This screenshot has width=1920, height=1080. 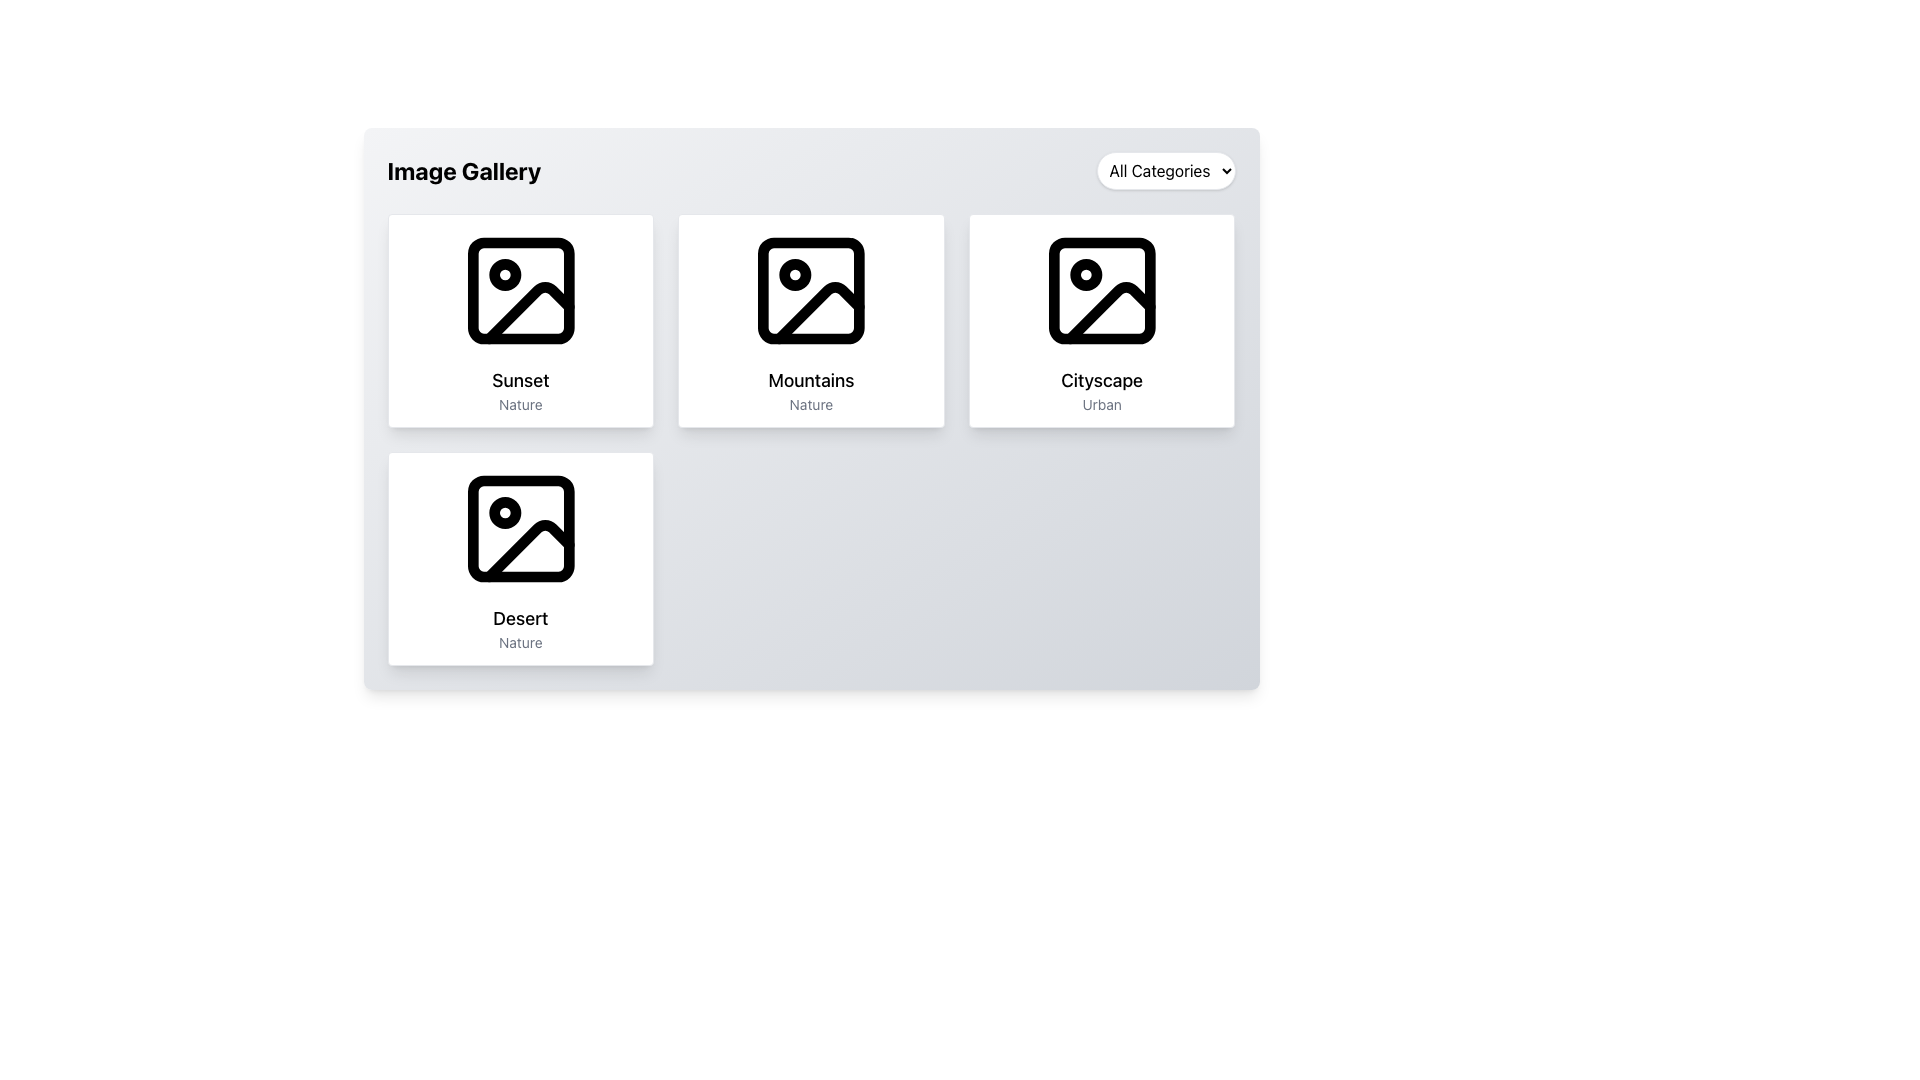 What do you see at coordinates (811, 290) in the screenshot?
I see `the Decorative SVG Rectangle that visually represents the structure of a picture in the 'Mountains' category icon located in the top-left corner of the gallery item` at bounding box center [811, 290].